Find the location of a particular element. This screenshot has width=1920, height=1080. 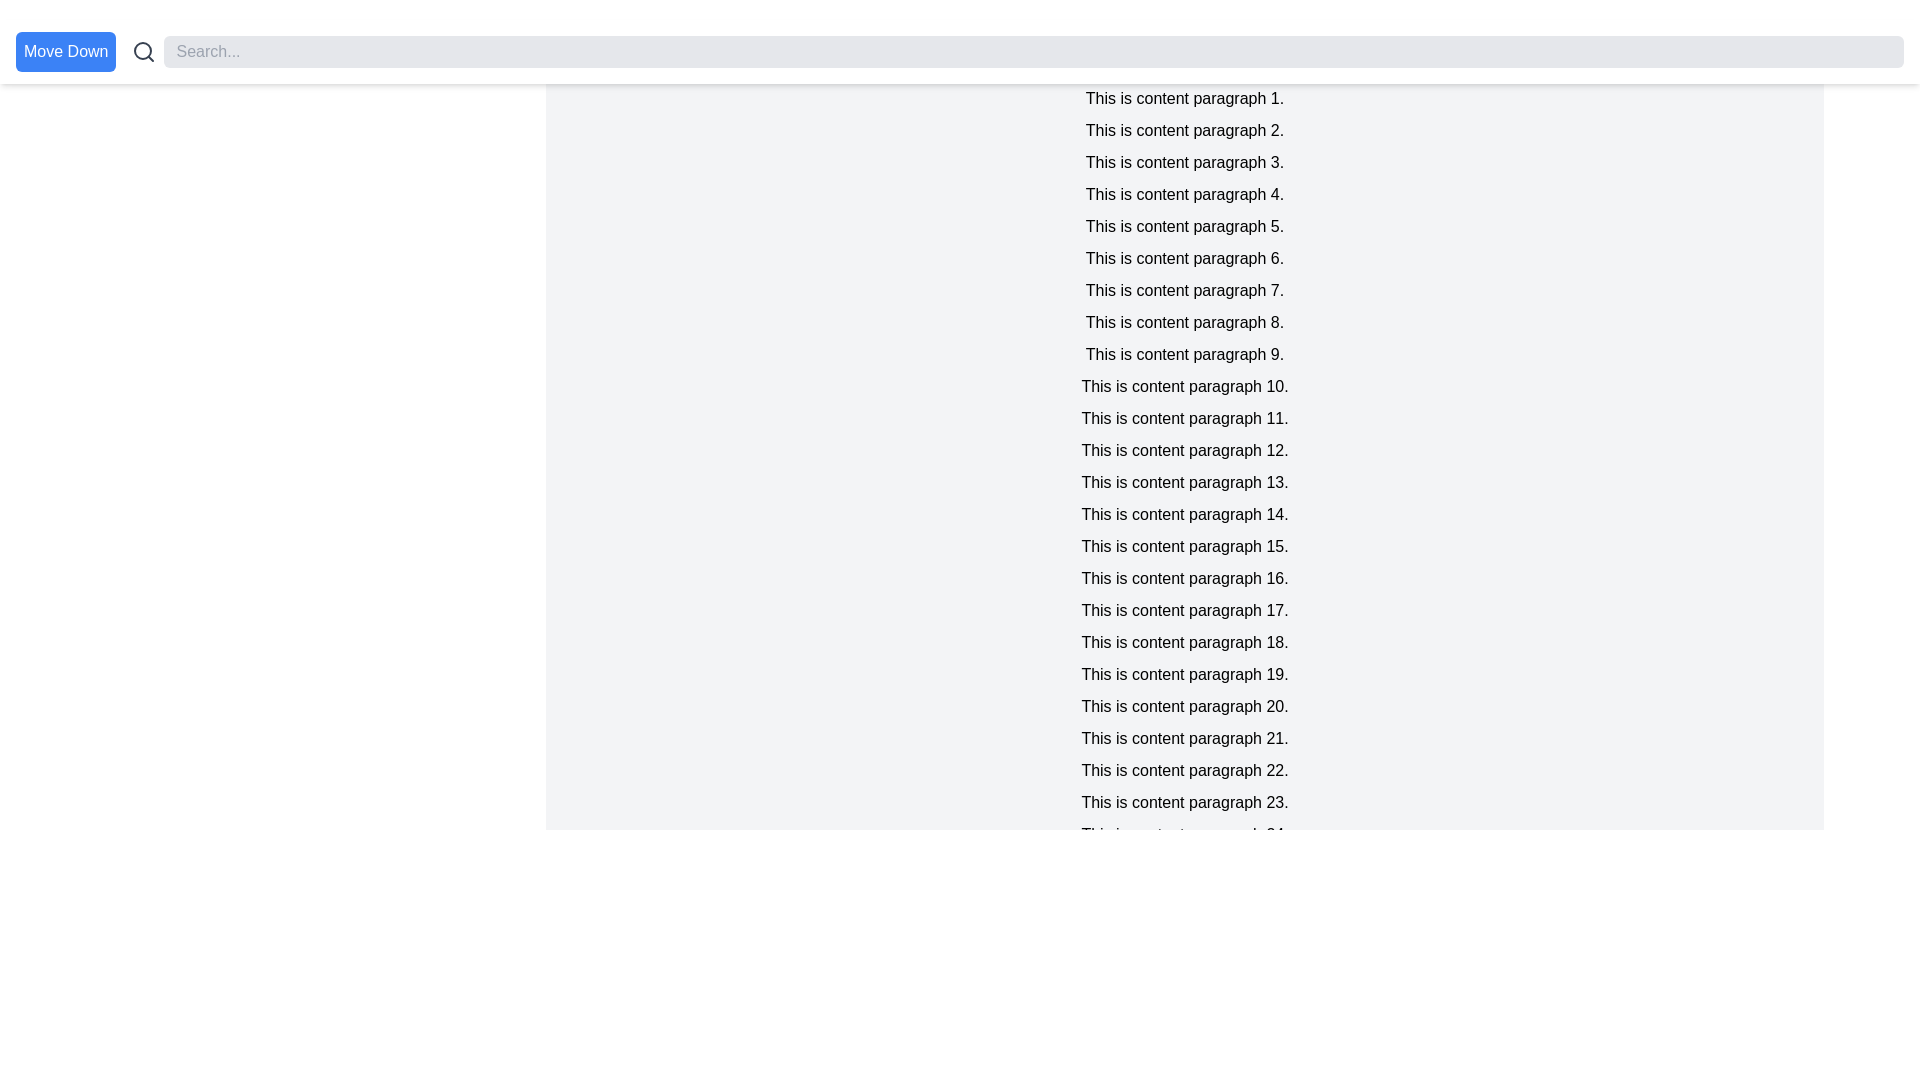

the 13th Plain text element in a vertically stacked list of paragraphs, which displays static textual information is located at coordinates (1185, 482).